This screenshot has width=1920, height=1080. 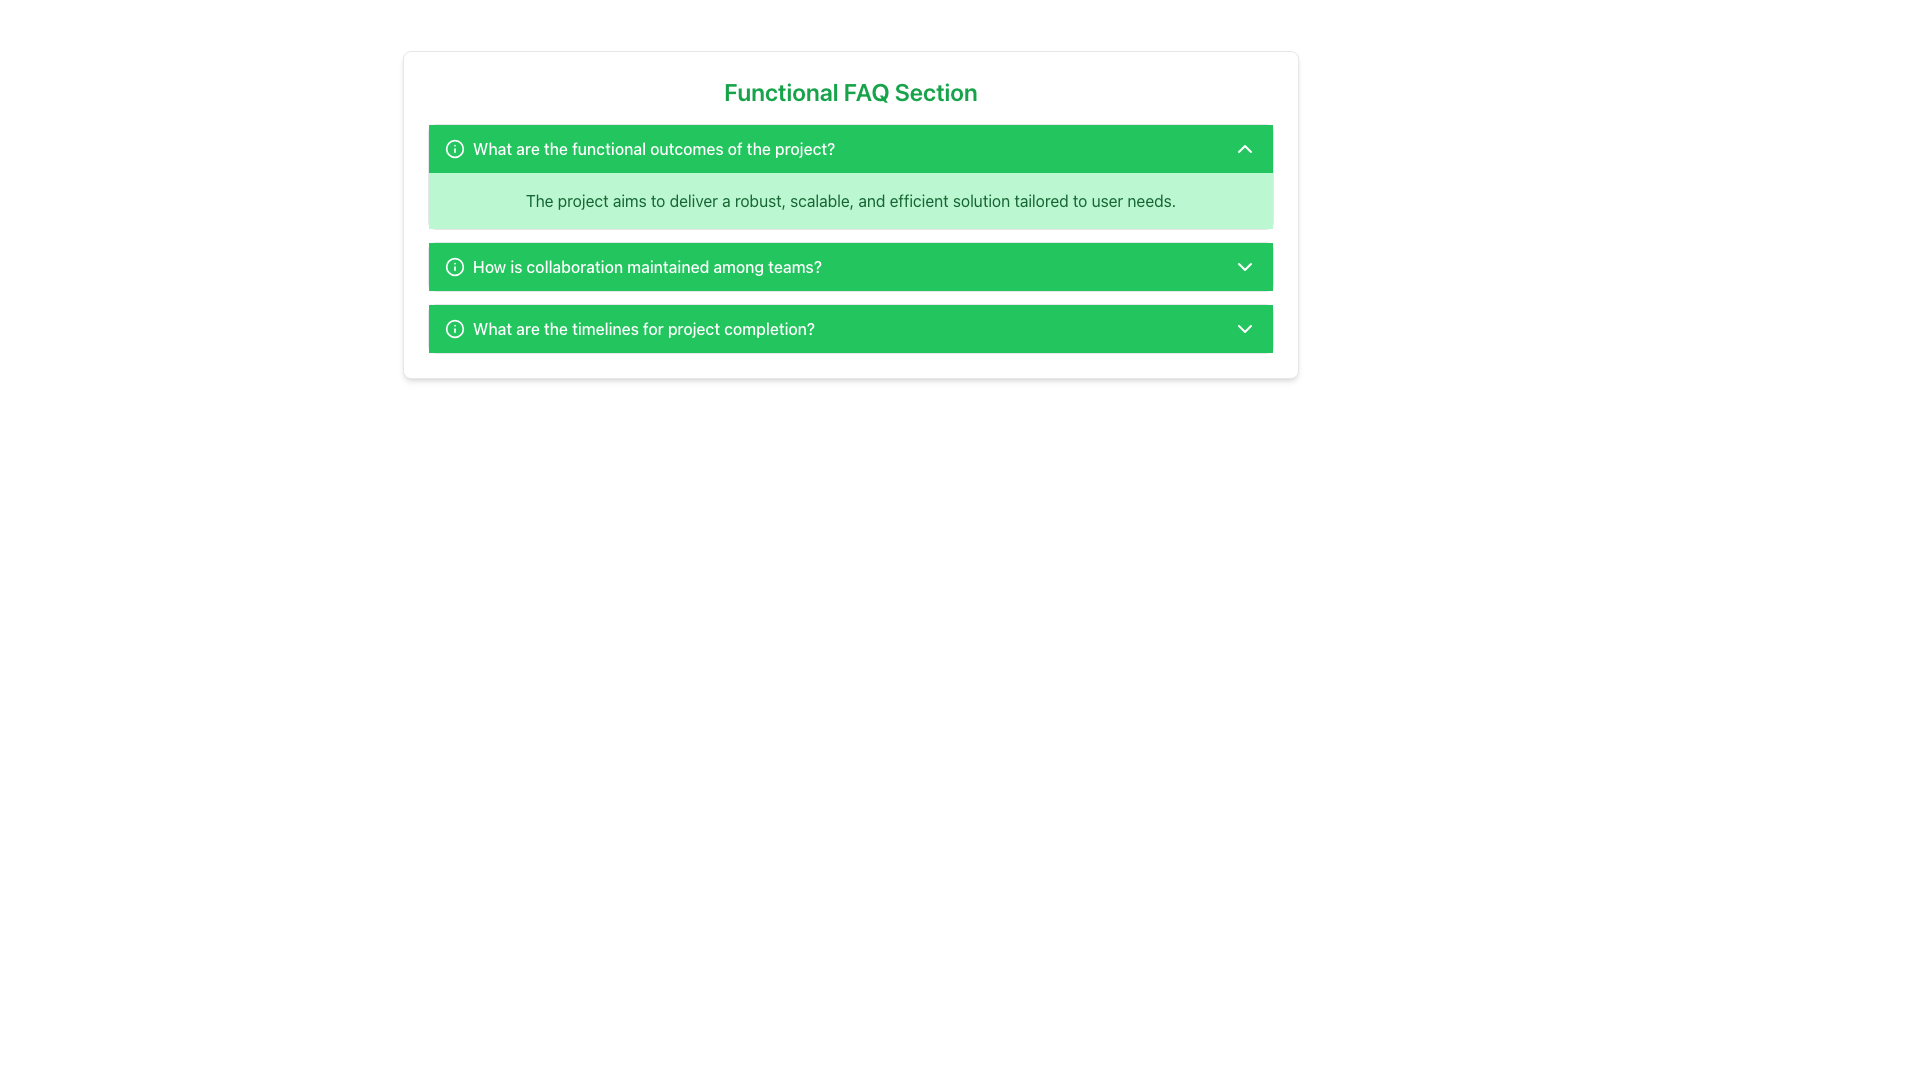 What do you see at coordinates (454, 265) in the screenshot?
I see `the information icon component located near the left side of the FAQ section, adjacent to the question 'How is collaboration maintained among teams?'` at bounding box center [454, 265].